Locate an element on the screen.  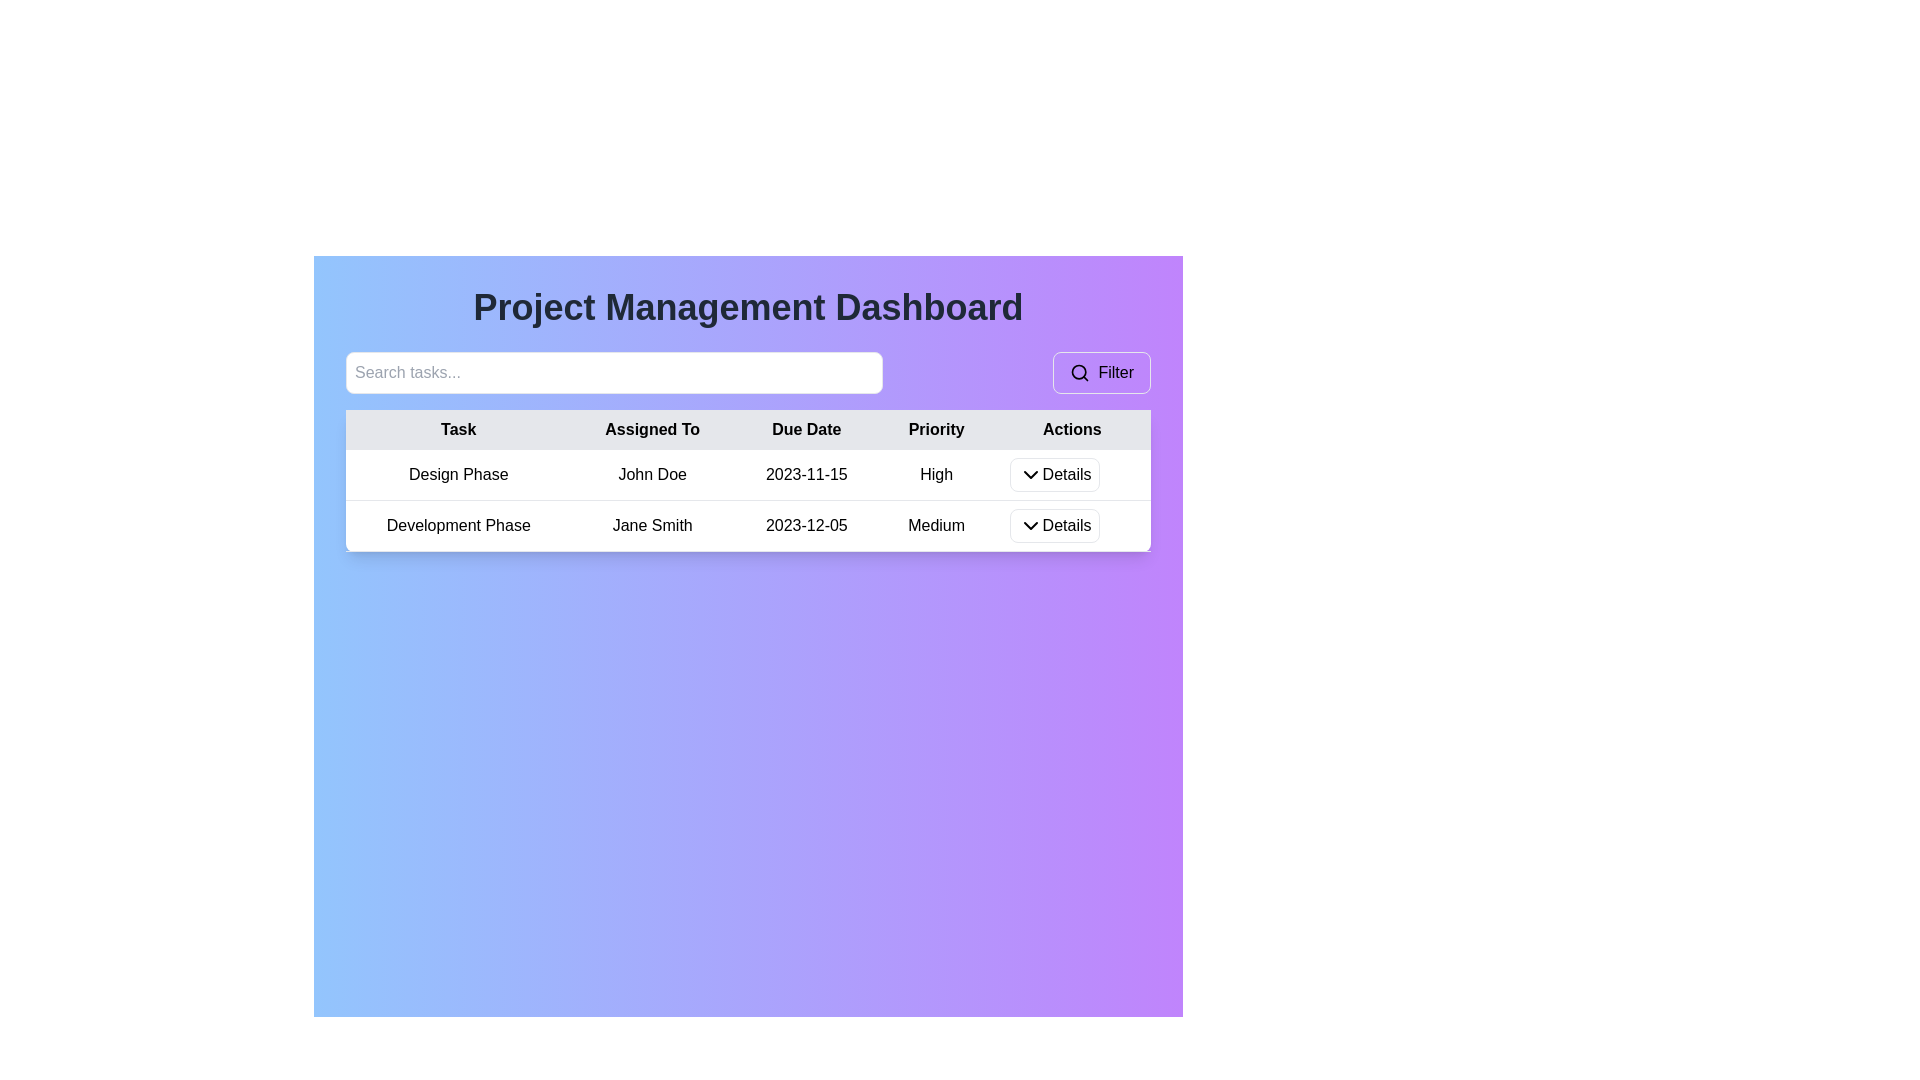
the position of the text label indicating task names is located at coordinates (457, 428).